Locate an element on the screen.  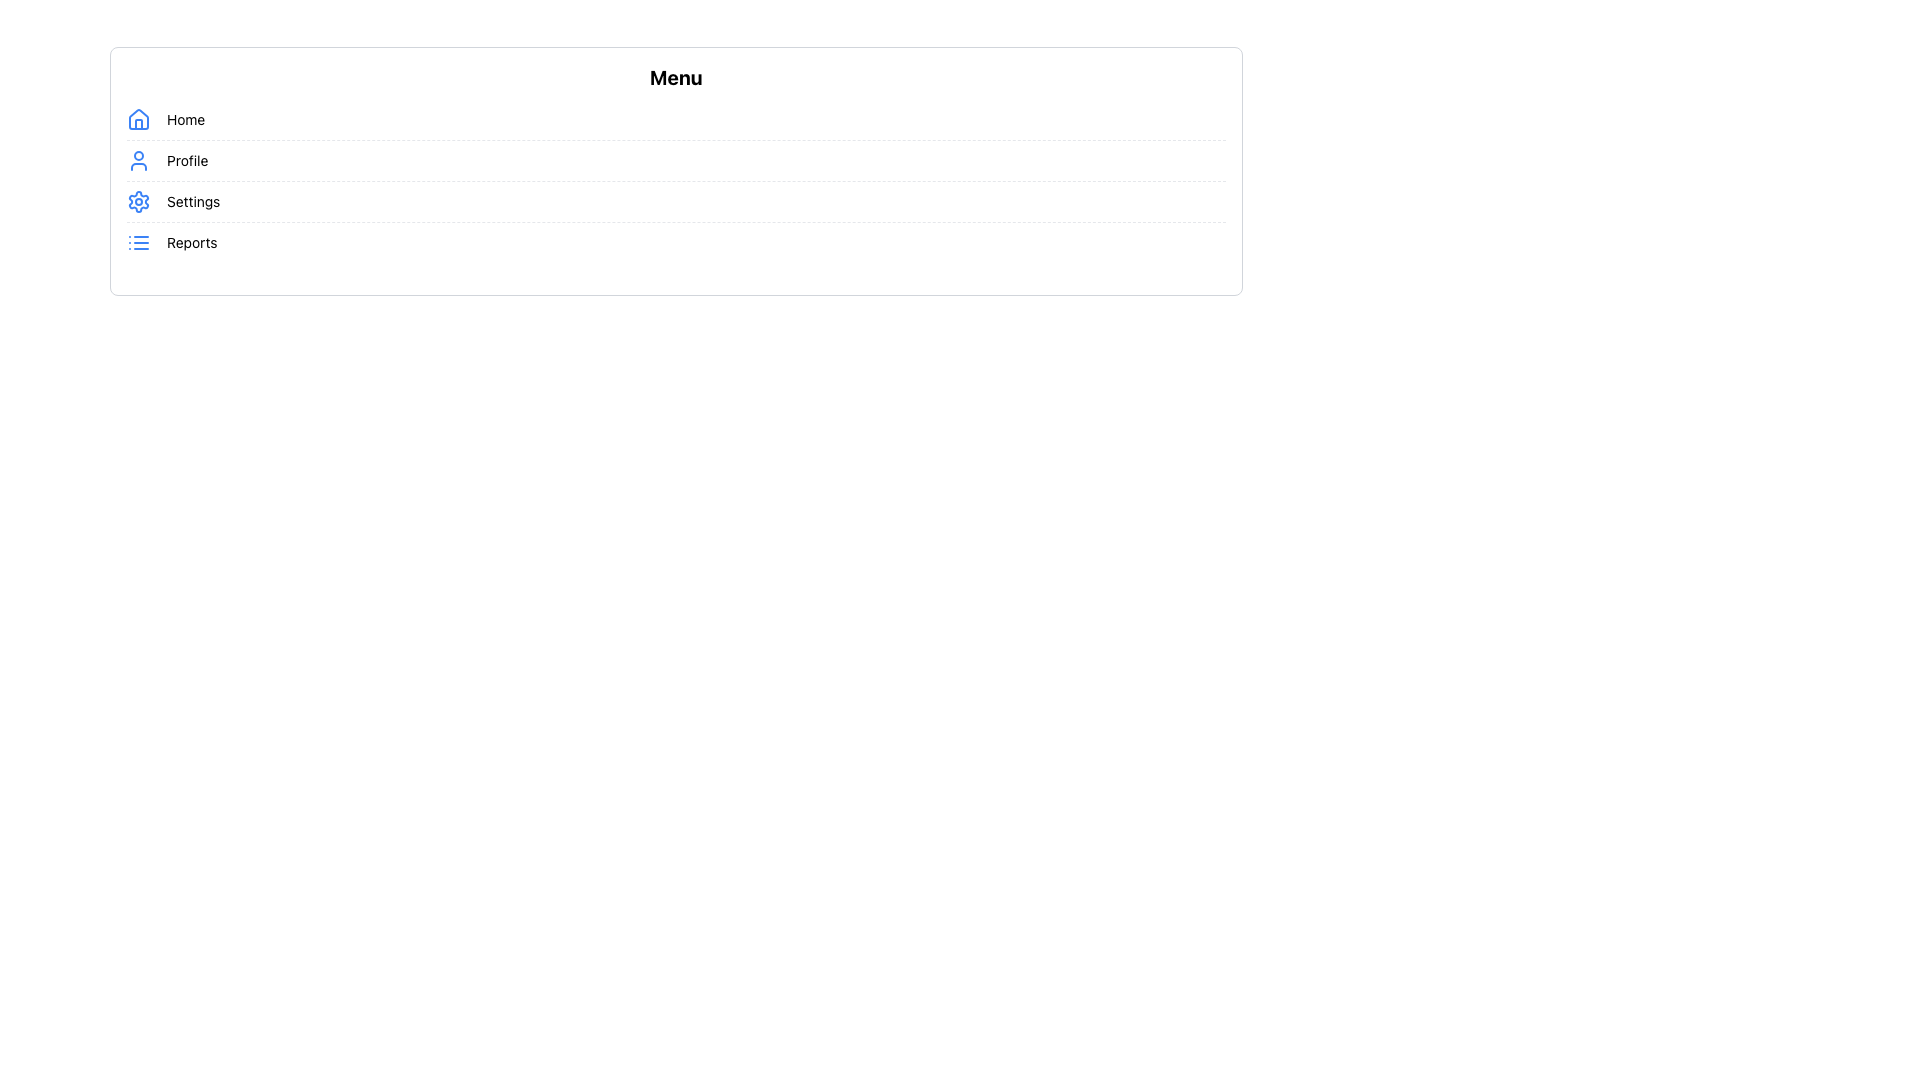
the static heading element that serves as the title for the options listed below it, positioned at the top of the layout is located at coordinates (676, 76).